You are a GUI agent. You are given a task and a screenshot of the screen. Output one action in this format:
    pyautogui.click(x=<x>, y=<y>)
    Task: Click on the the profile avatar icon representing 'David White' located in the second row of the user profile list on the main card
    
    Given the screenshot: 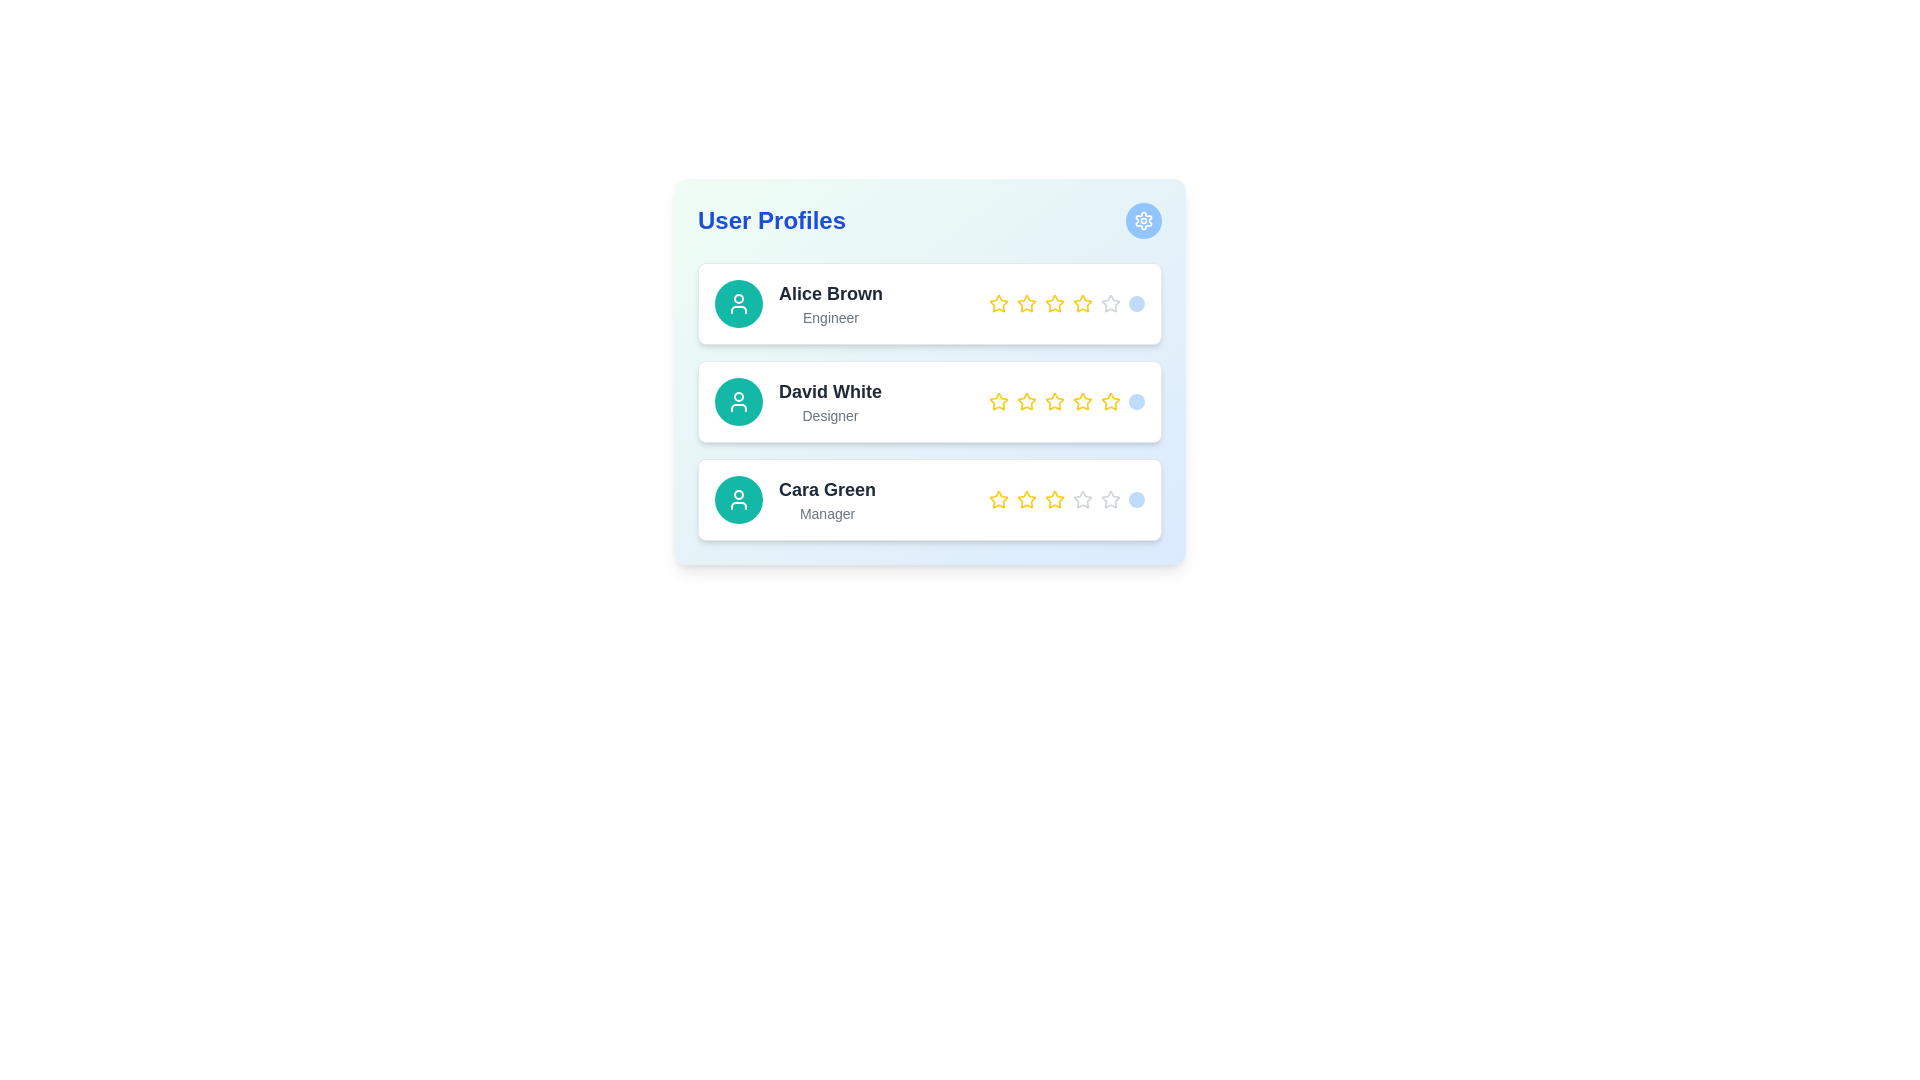 What is the action you would take?
    pyautogui.click(x=738, y=401)
    